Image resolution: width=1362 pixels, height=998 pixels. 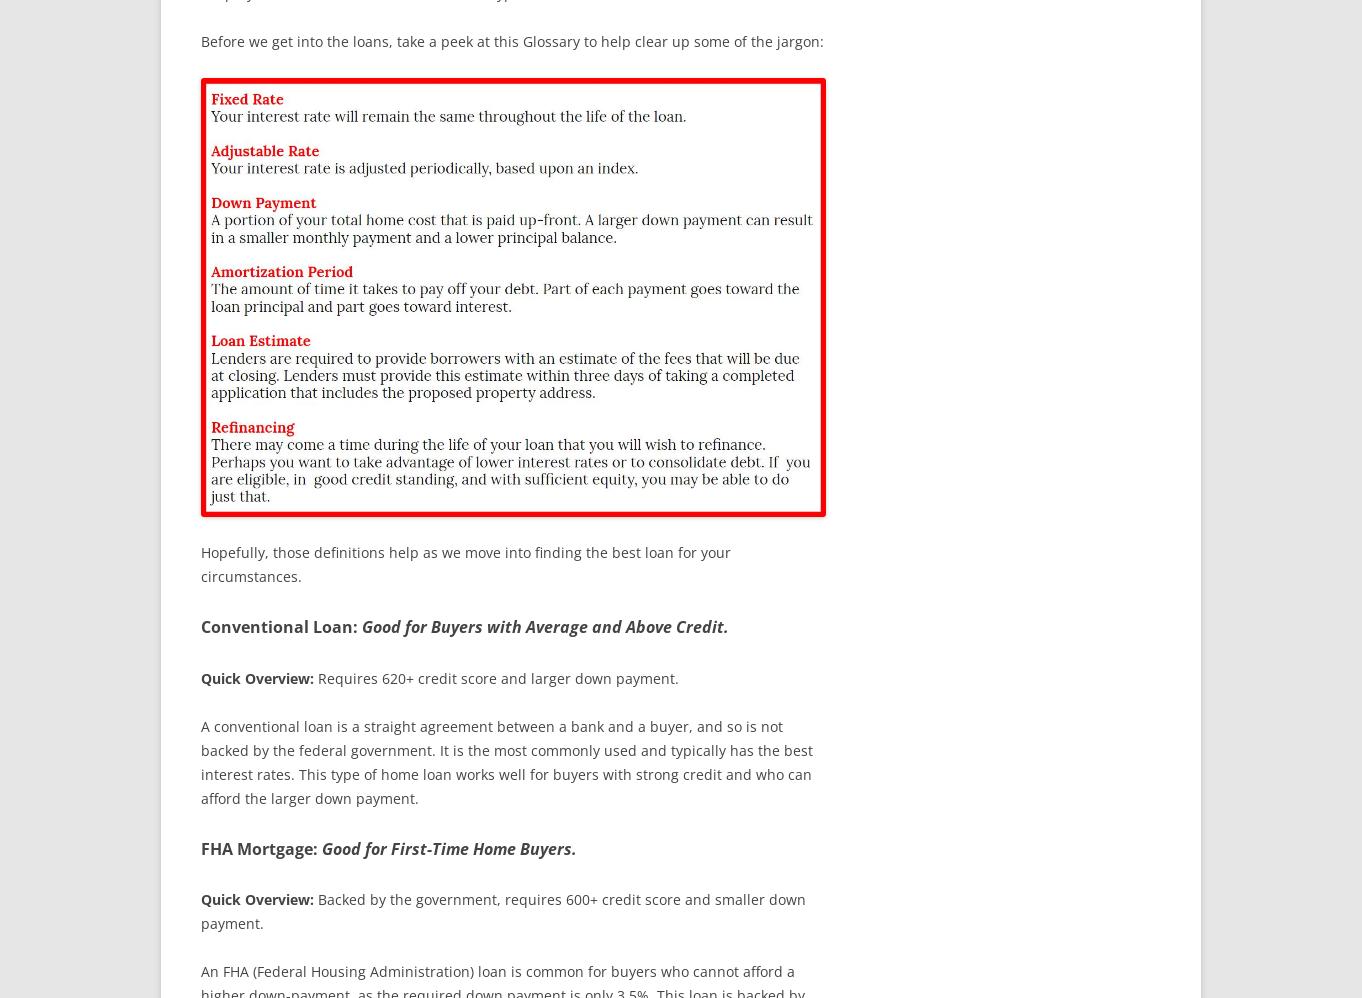 What do you see at coordinates (260, 848) in the screenshot?
I see `'FHA Mortgage:'` at bounding box center [260, 848].